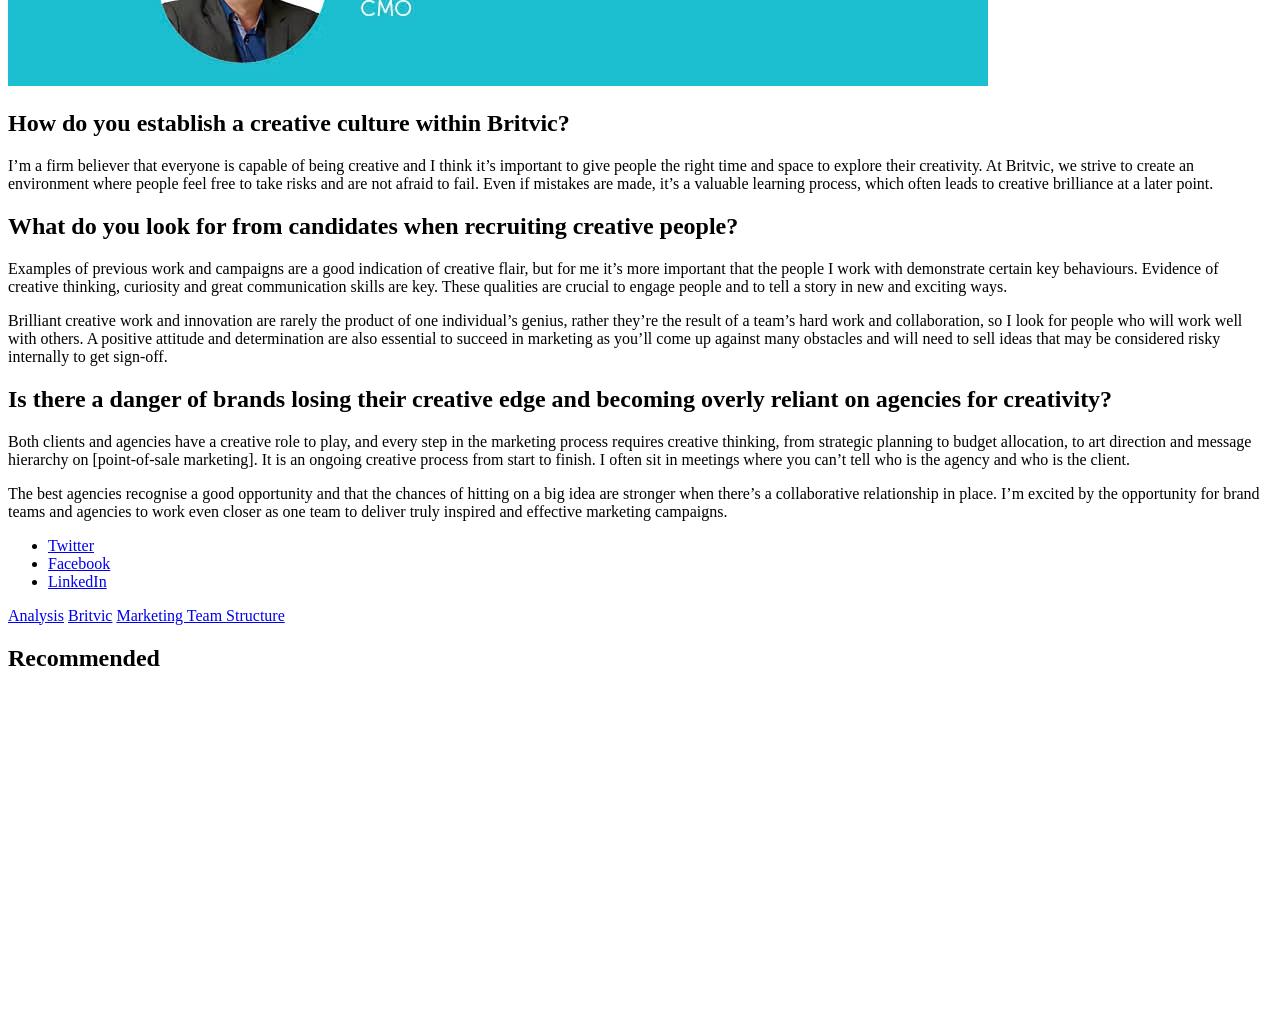 Image resolution: width=1280 pixels, height=1020 pixels. I want to click on 'Marketing Team Structure', so click(199, 613).